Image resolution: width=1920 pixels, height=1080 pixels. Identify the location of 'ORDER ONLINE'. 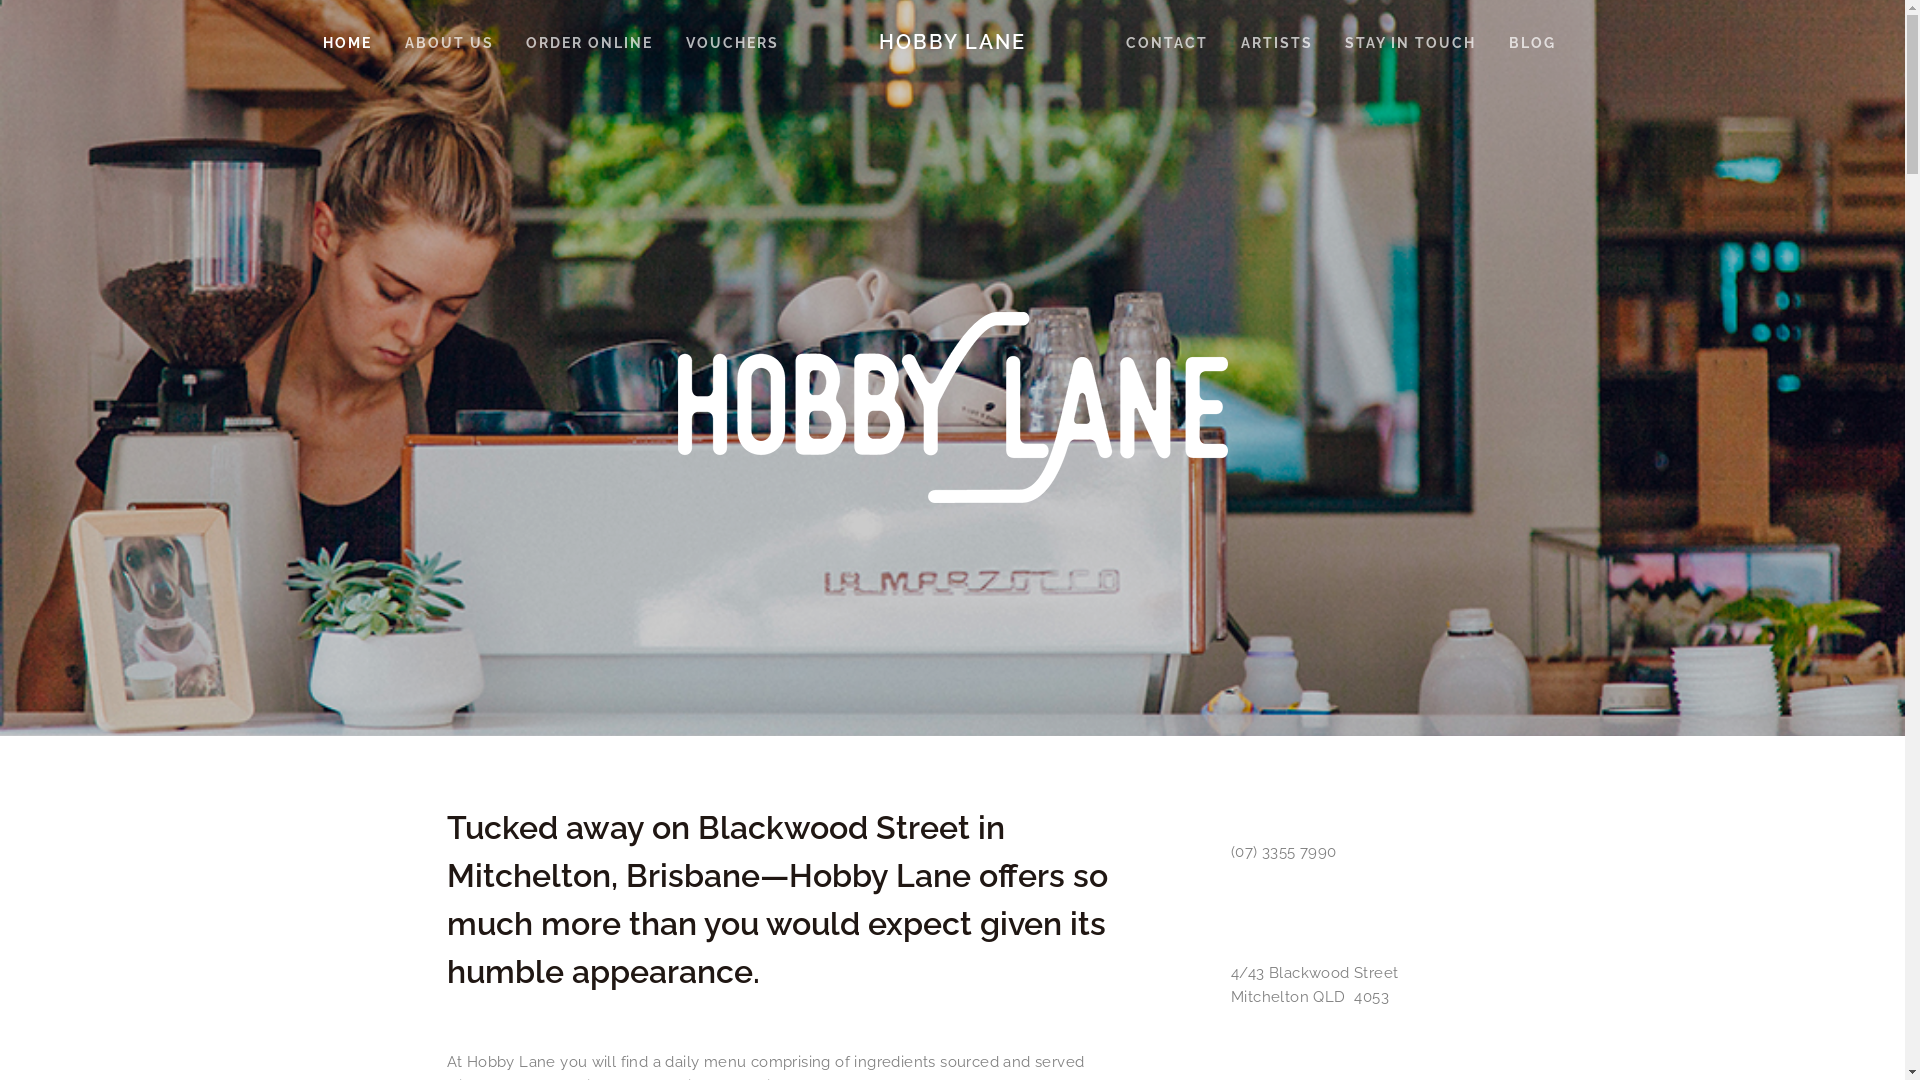
(588, 42).